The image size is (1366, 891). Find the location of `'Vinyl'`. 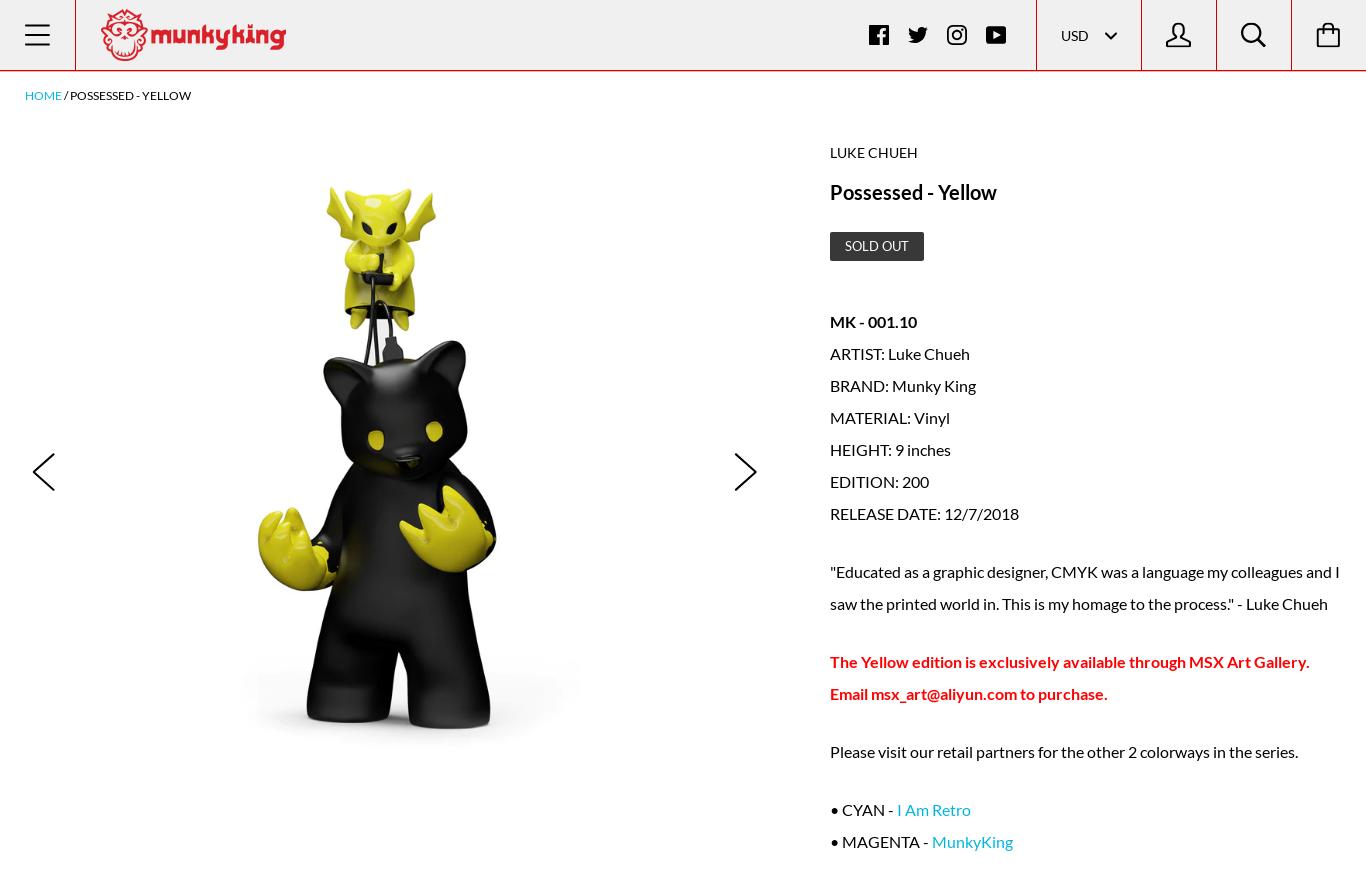

'Vinyl' is located at coordinates (931, 416).